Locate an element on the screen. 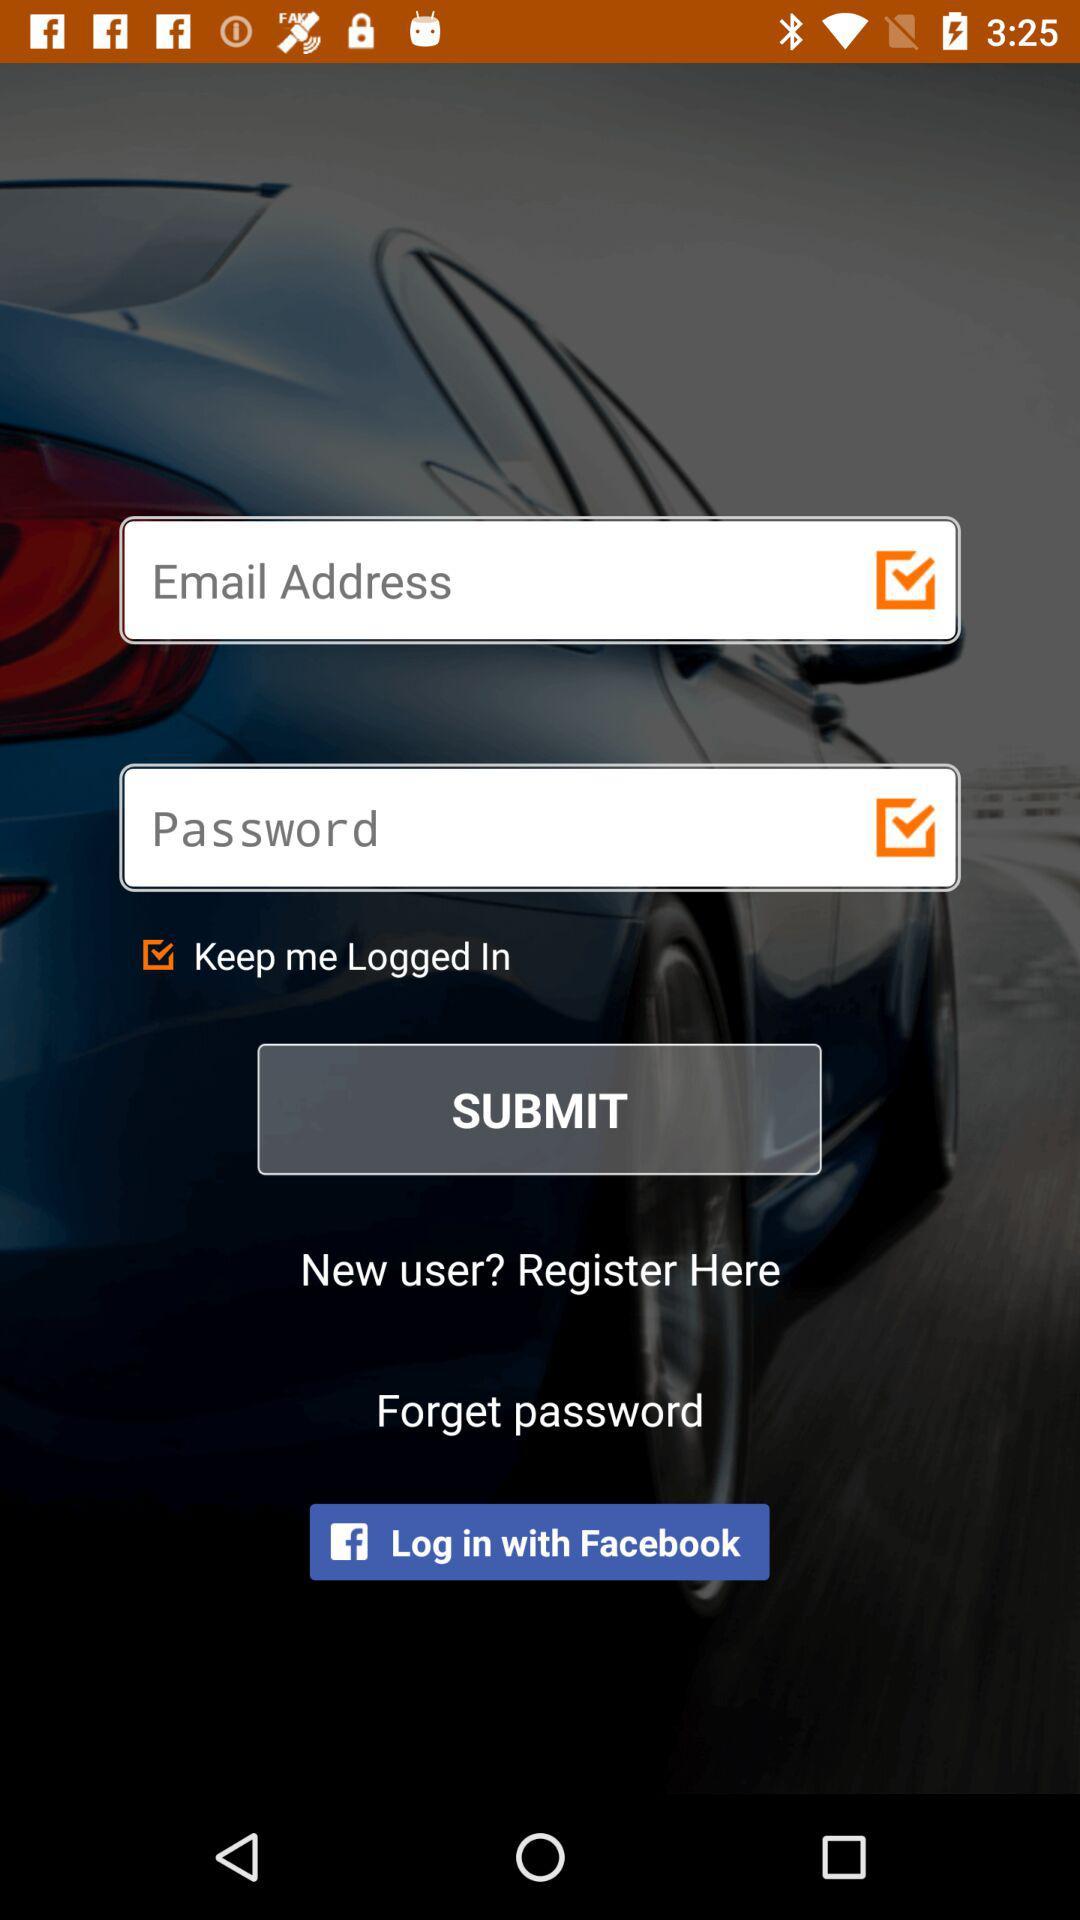  item above the keep me logged icon is located at coordinates (468, 827).